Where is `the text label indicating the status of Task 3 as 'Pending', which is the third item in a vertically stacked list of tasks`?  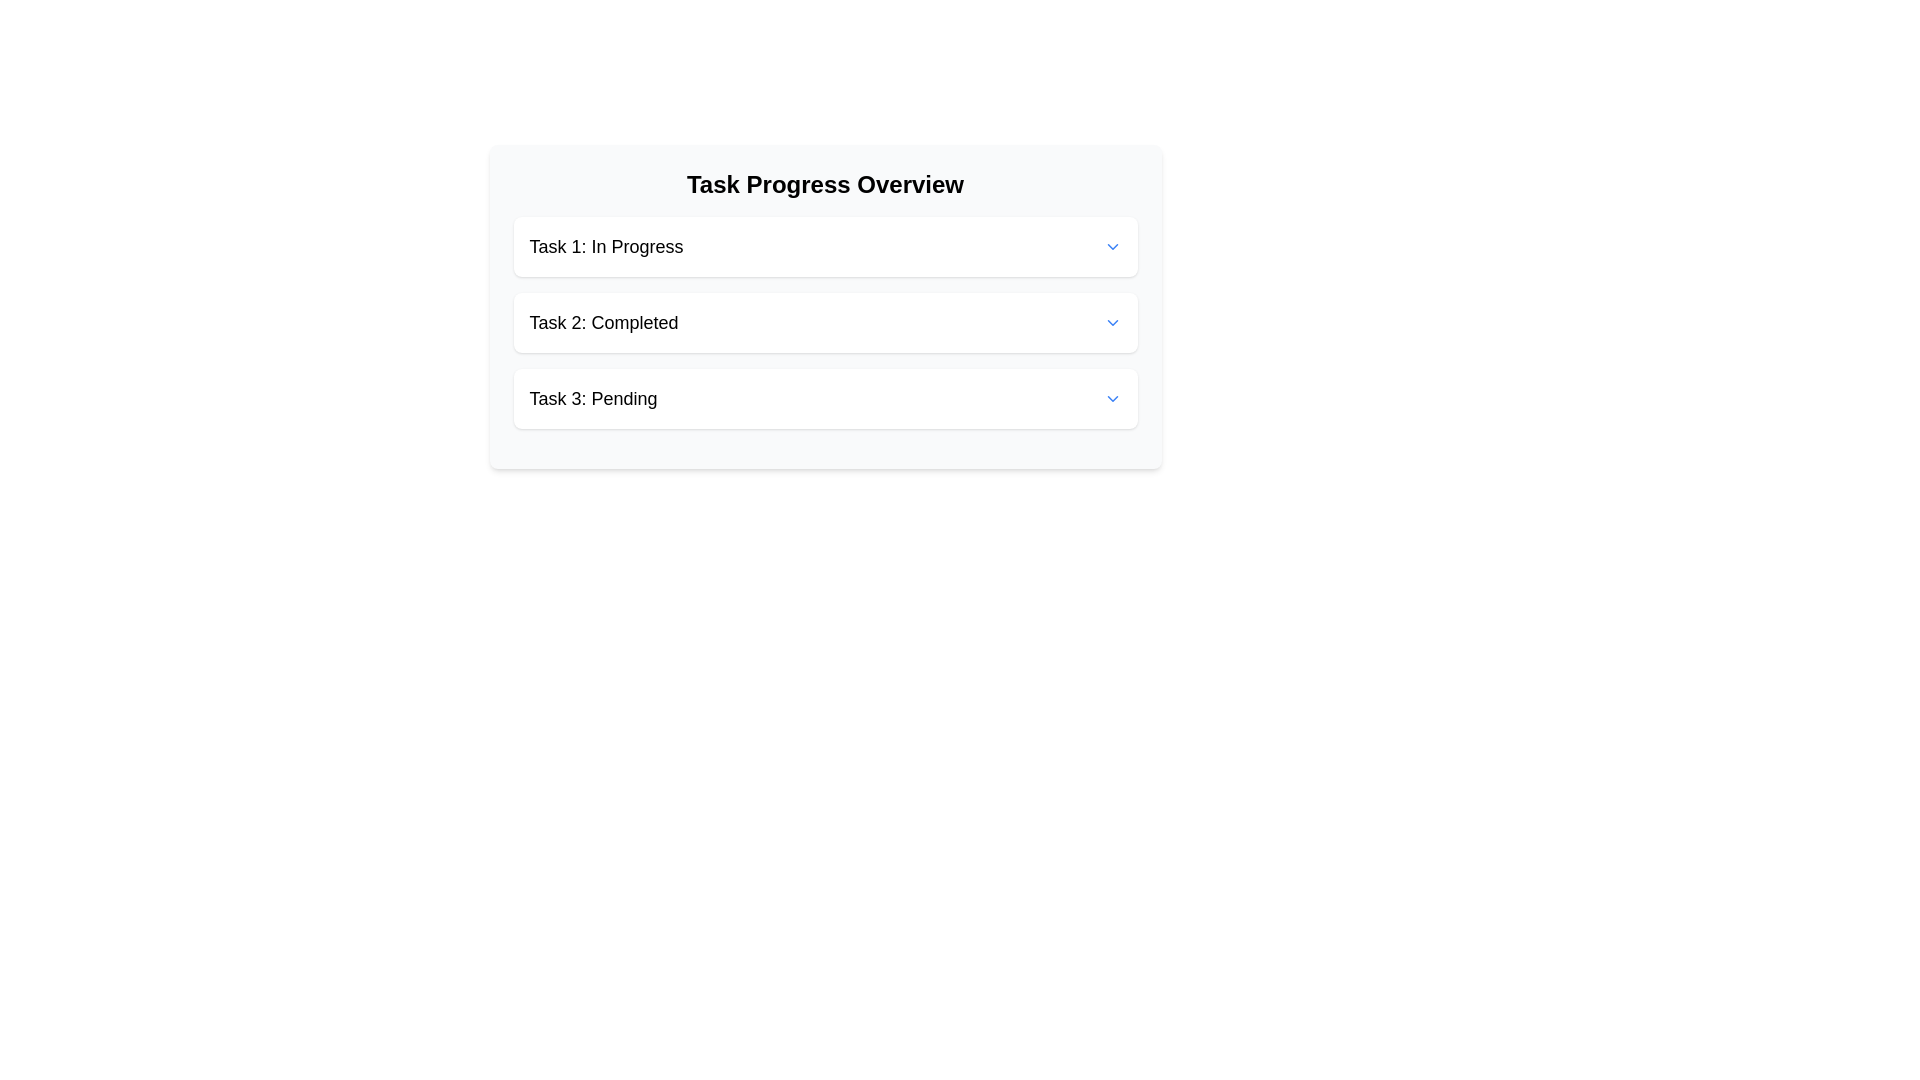 the text label indicating the status of Task 3 as 'Pending', which is the third item in a vertically stacked list of tasks is located at coordinates (592, 398).